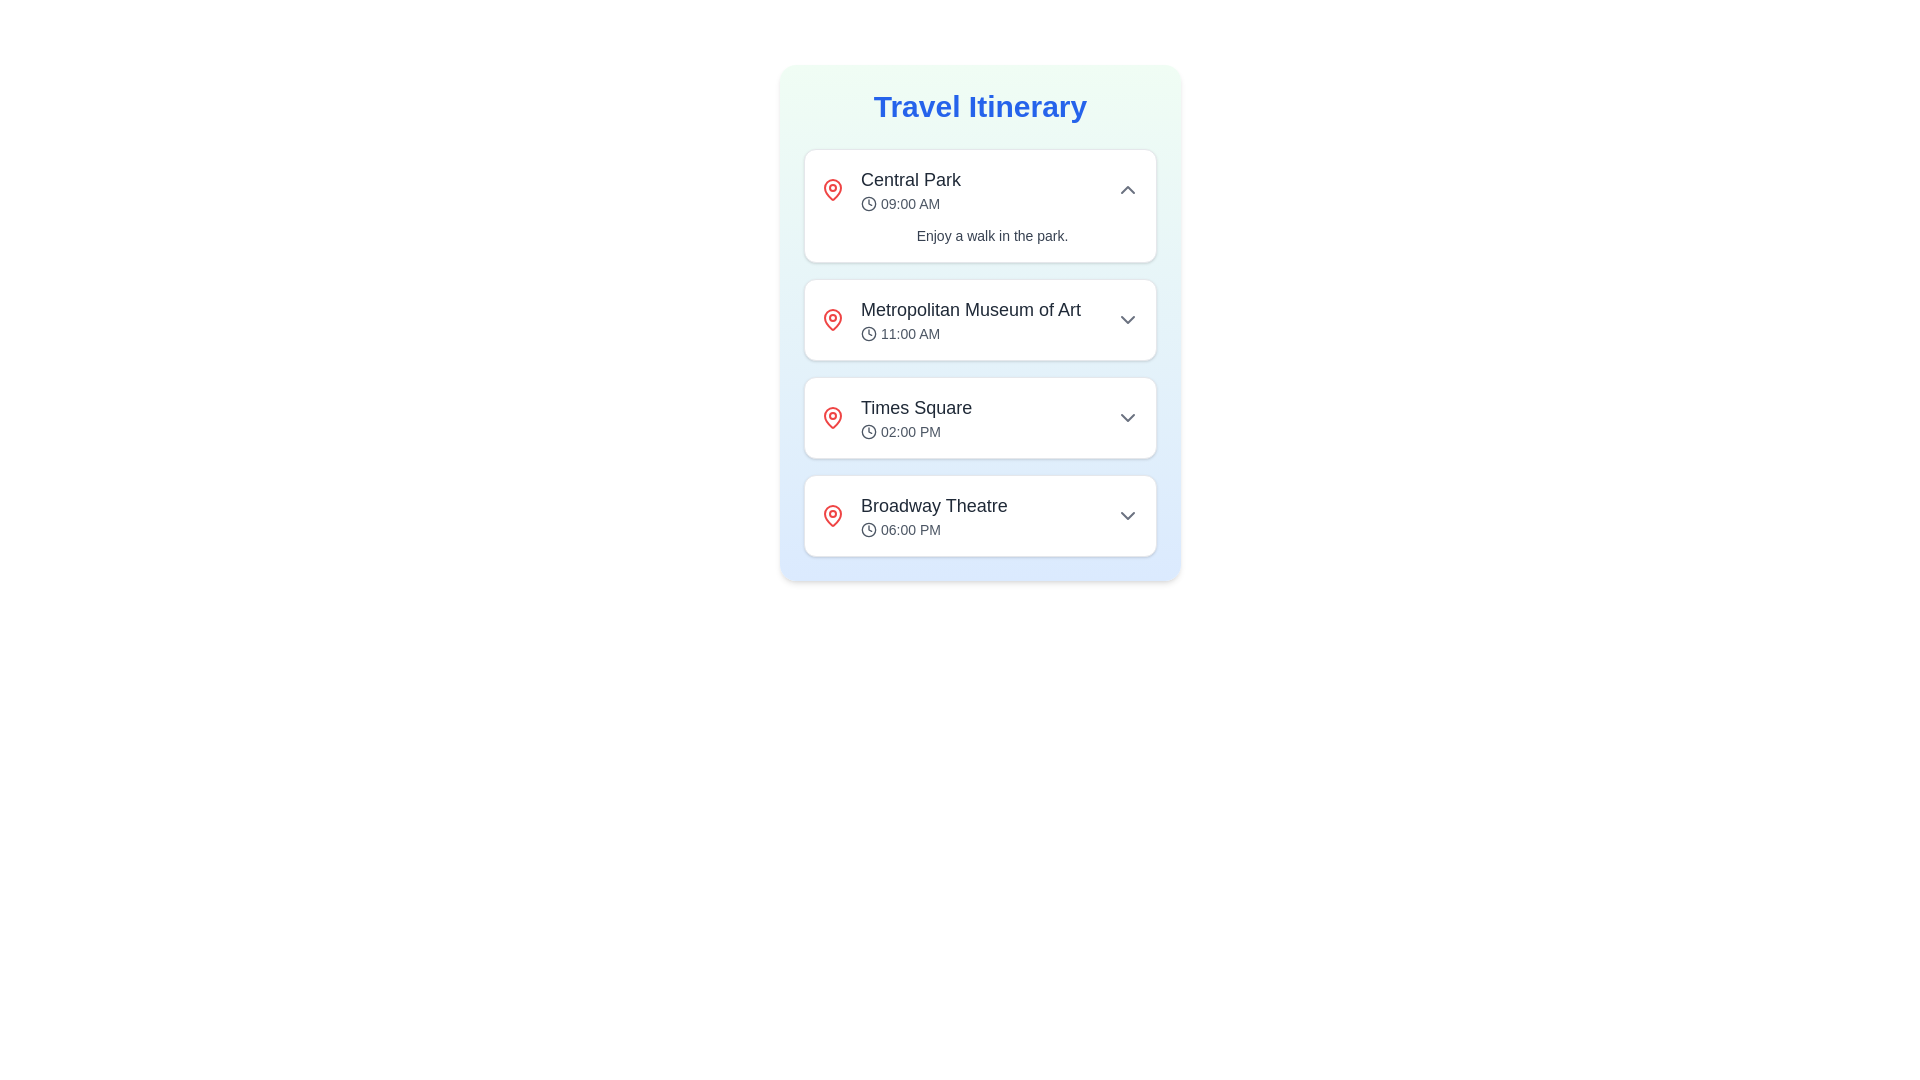 The image size is (1920, 1080). What do you see at coordinates (980, 319) in the screenshot?
I see `the time of the itinerary entry for 'Metropolitan Museum of Art'` at bounding box center [980, 319].